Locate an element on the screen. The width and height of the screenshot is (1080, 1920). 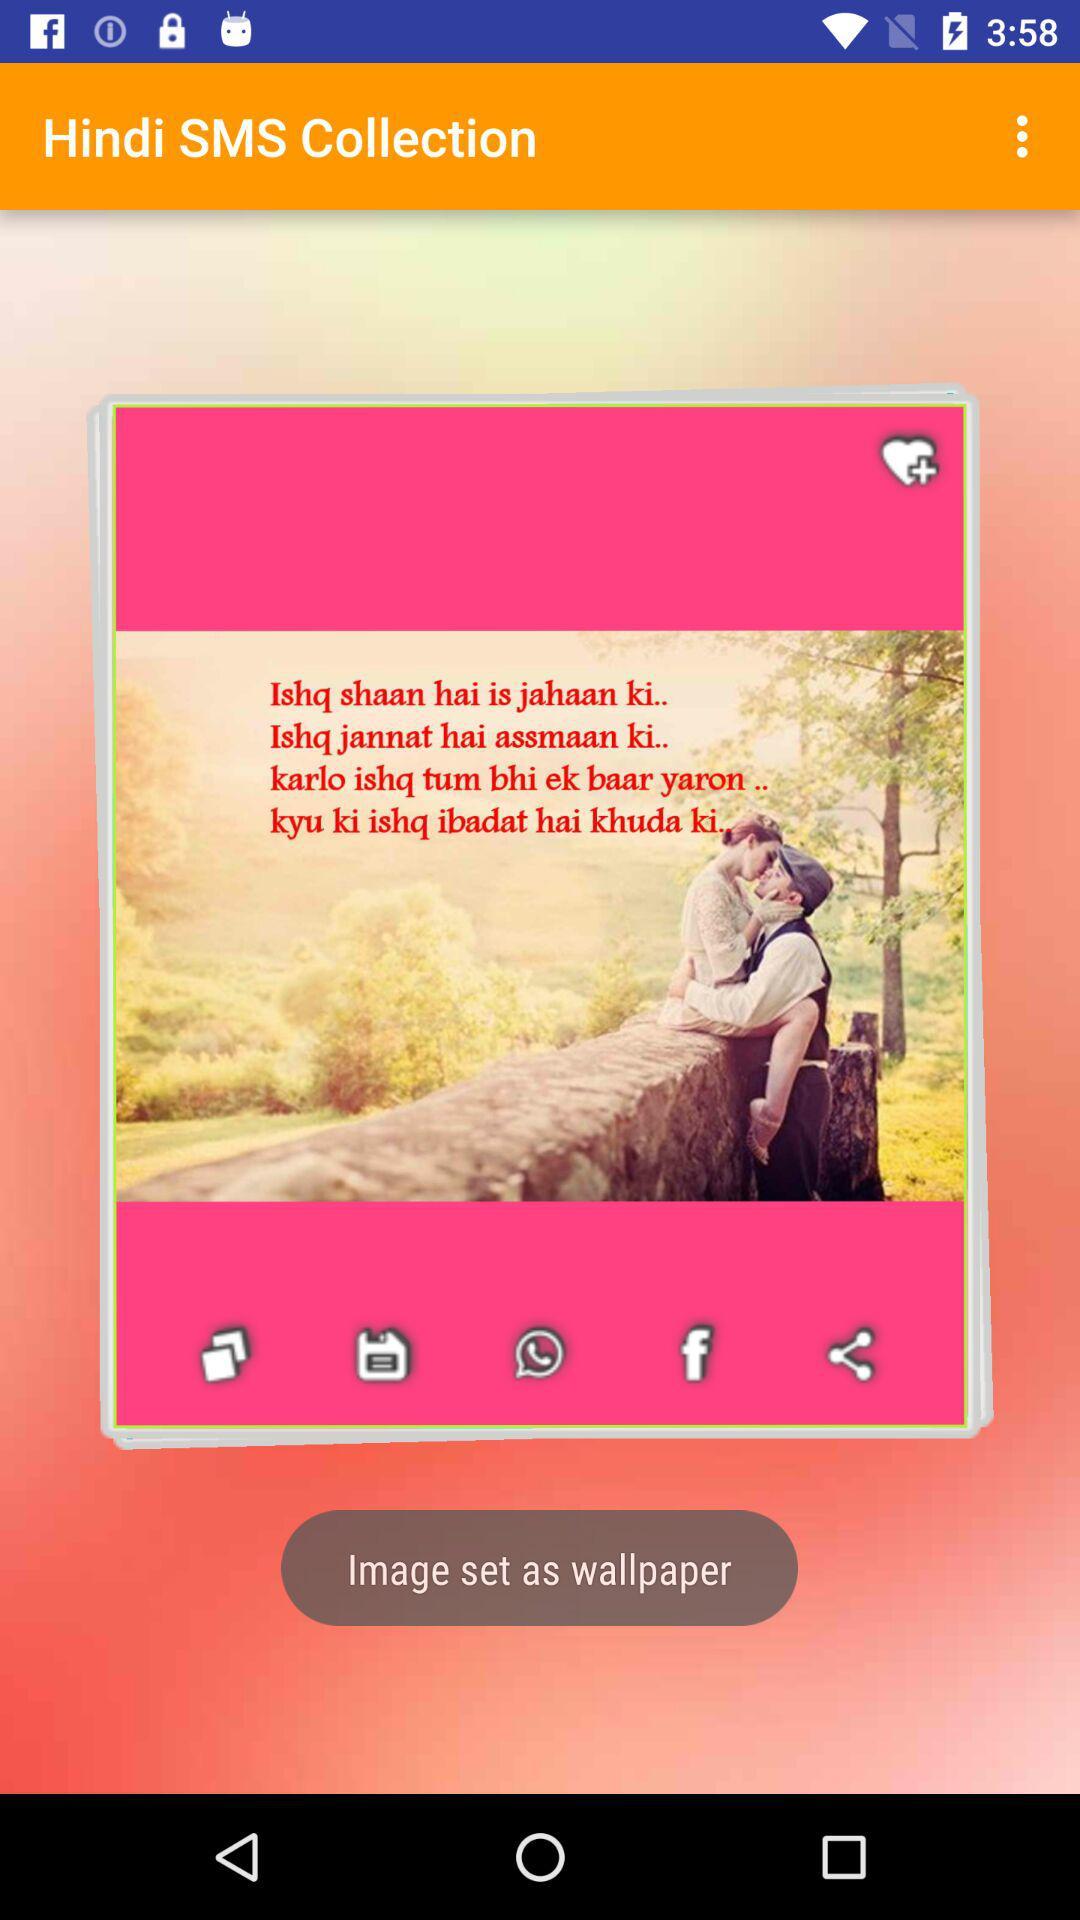
the favorite icon is located at coordinates (909, 459).